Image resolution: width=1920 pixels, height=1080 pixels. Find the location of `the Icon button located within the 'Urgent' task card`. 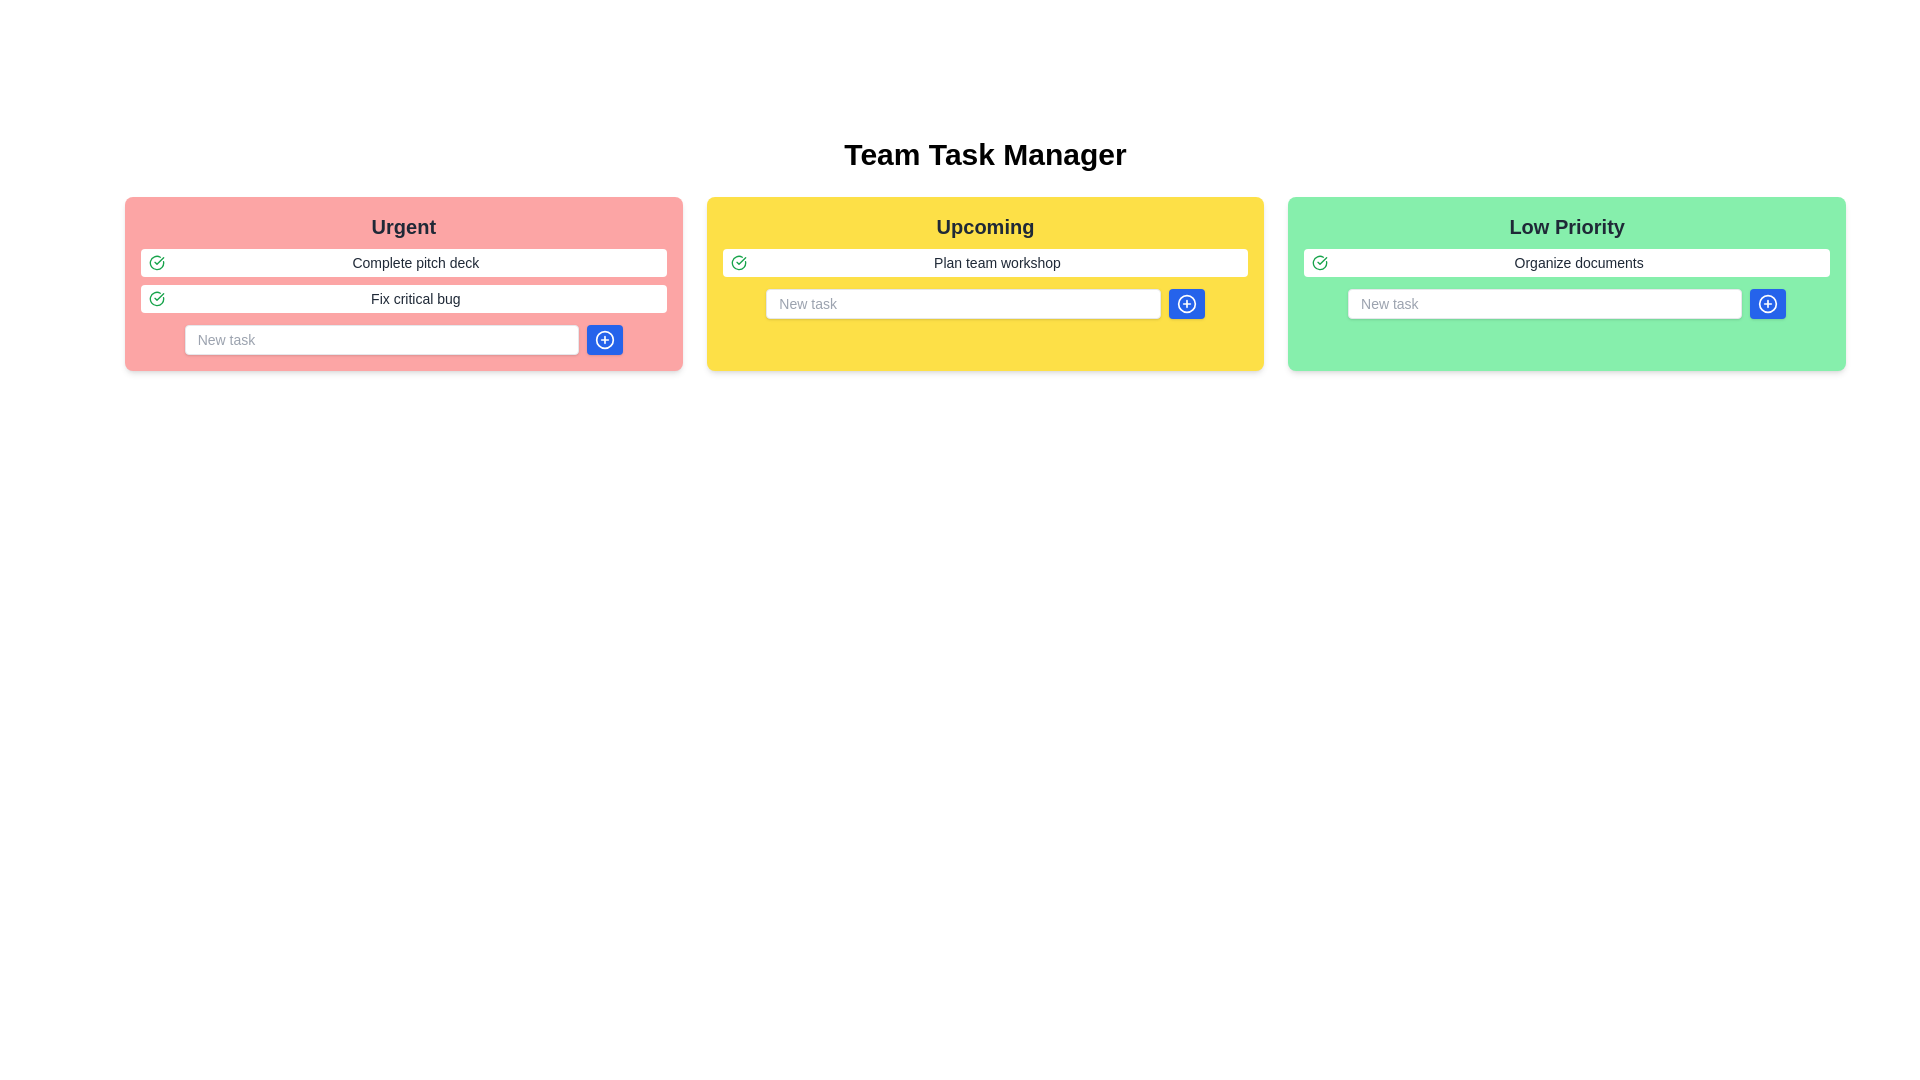

the Icon button located within the 'Urgent' task card is located at coordinates (603, 338).